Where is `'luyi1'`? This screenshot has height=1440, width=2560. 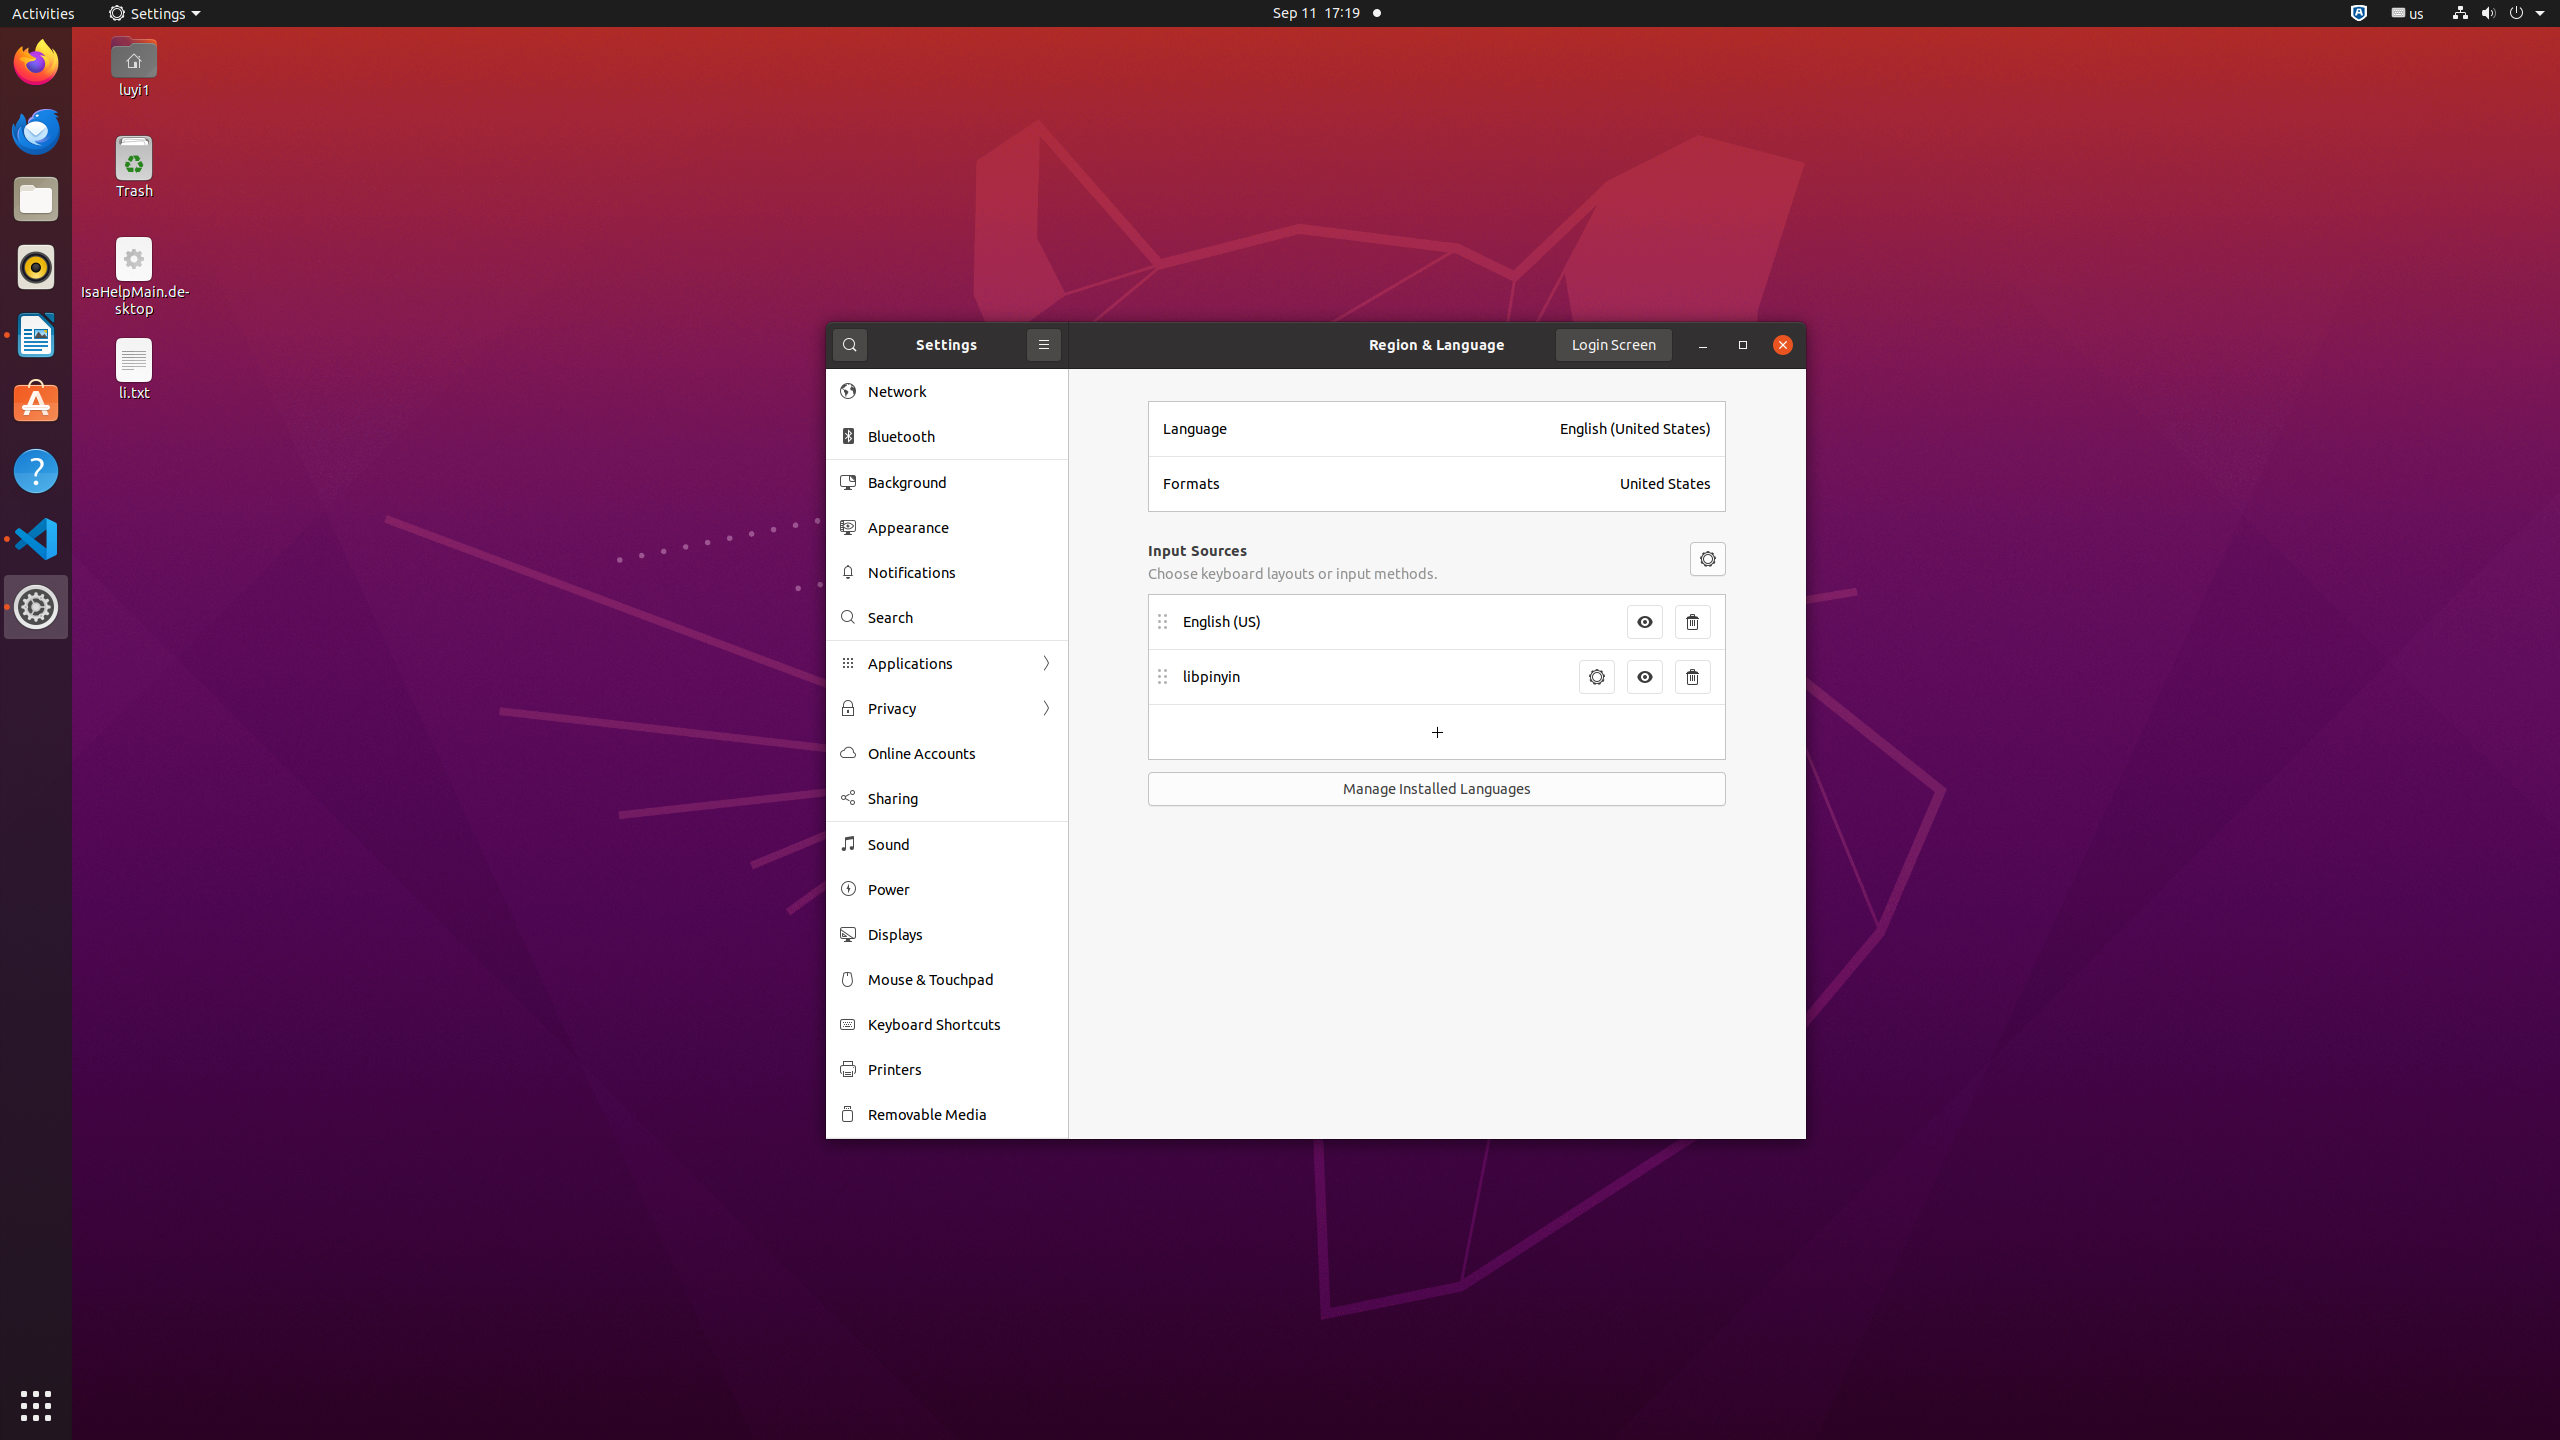
'luyi1' is located at coordinates (133, 88).